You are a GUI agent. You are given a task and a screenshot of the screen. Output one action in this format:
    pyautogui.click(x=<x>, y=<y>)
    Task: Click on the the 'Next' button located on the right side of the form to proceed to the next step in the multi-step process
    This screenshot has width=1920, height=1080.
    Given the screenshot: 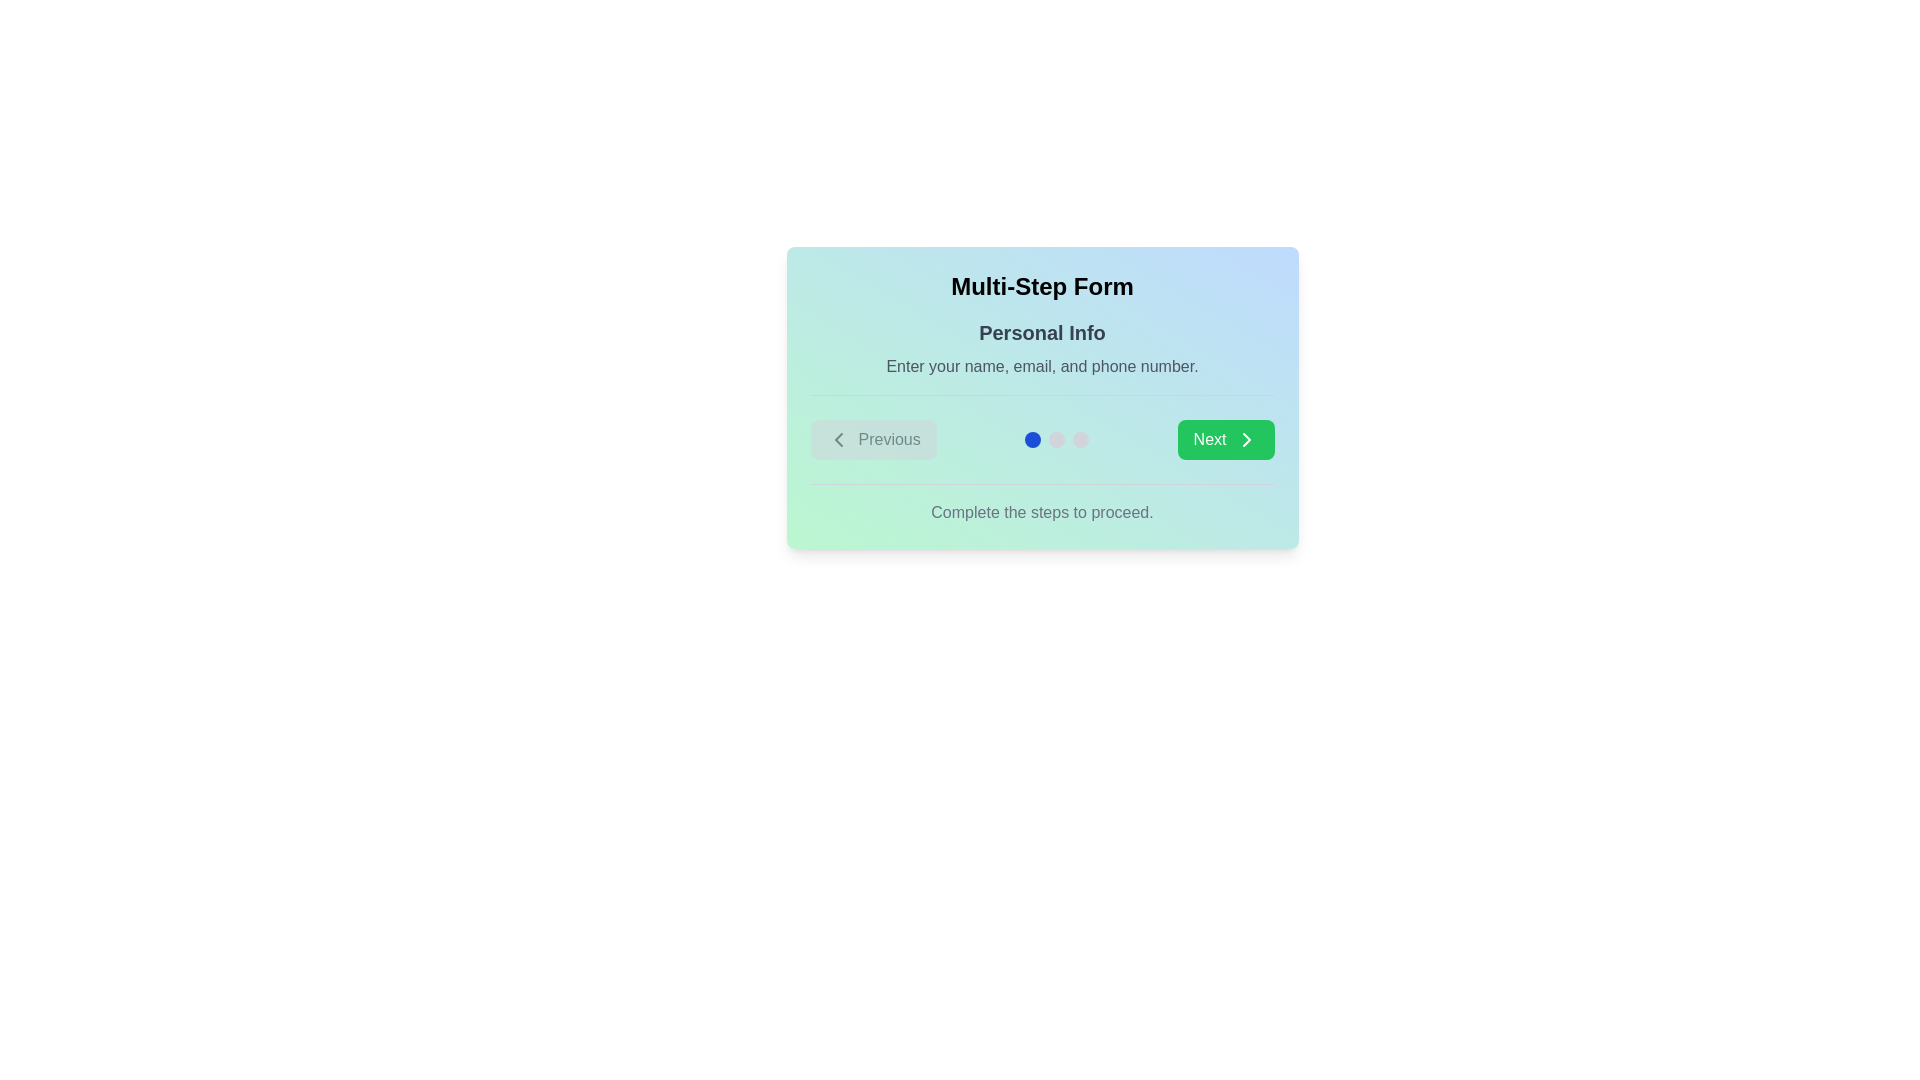 What is the action you would take?
    pyautogui.click(x=1225, y=438)
    